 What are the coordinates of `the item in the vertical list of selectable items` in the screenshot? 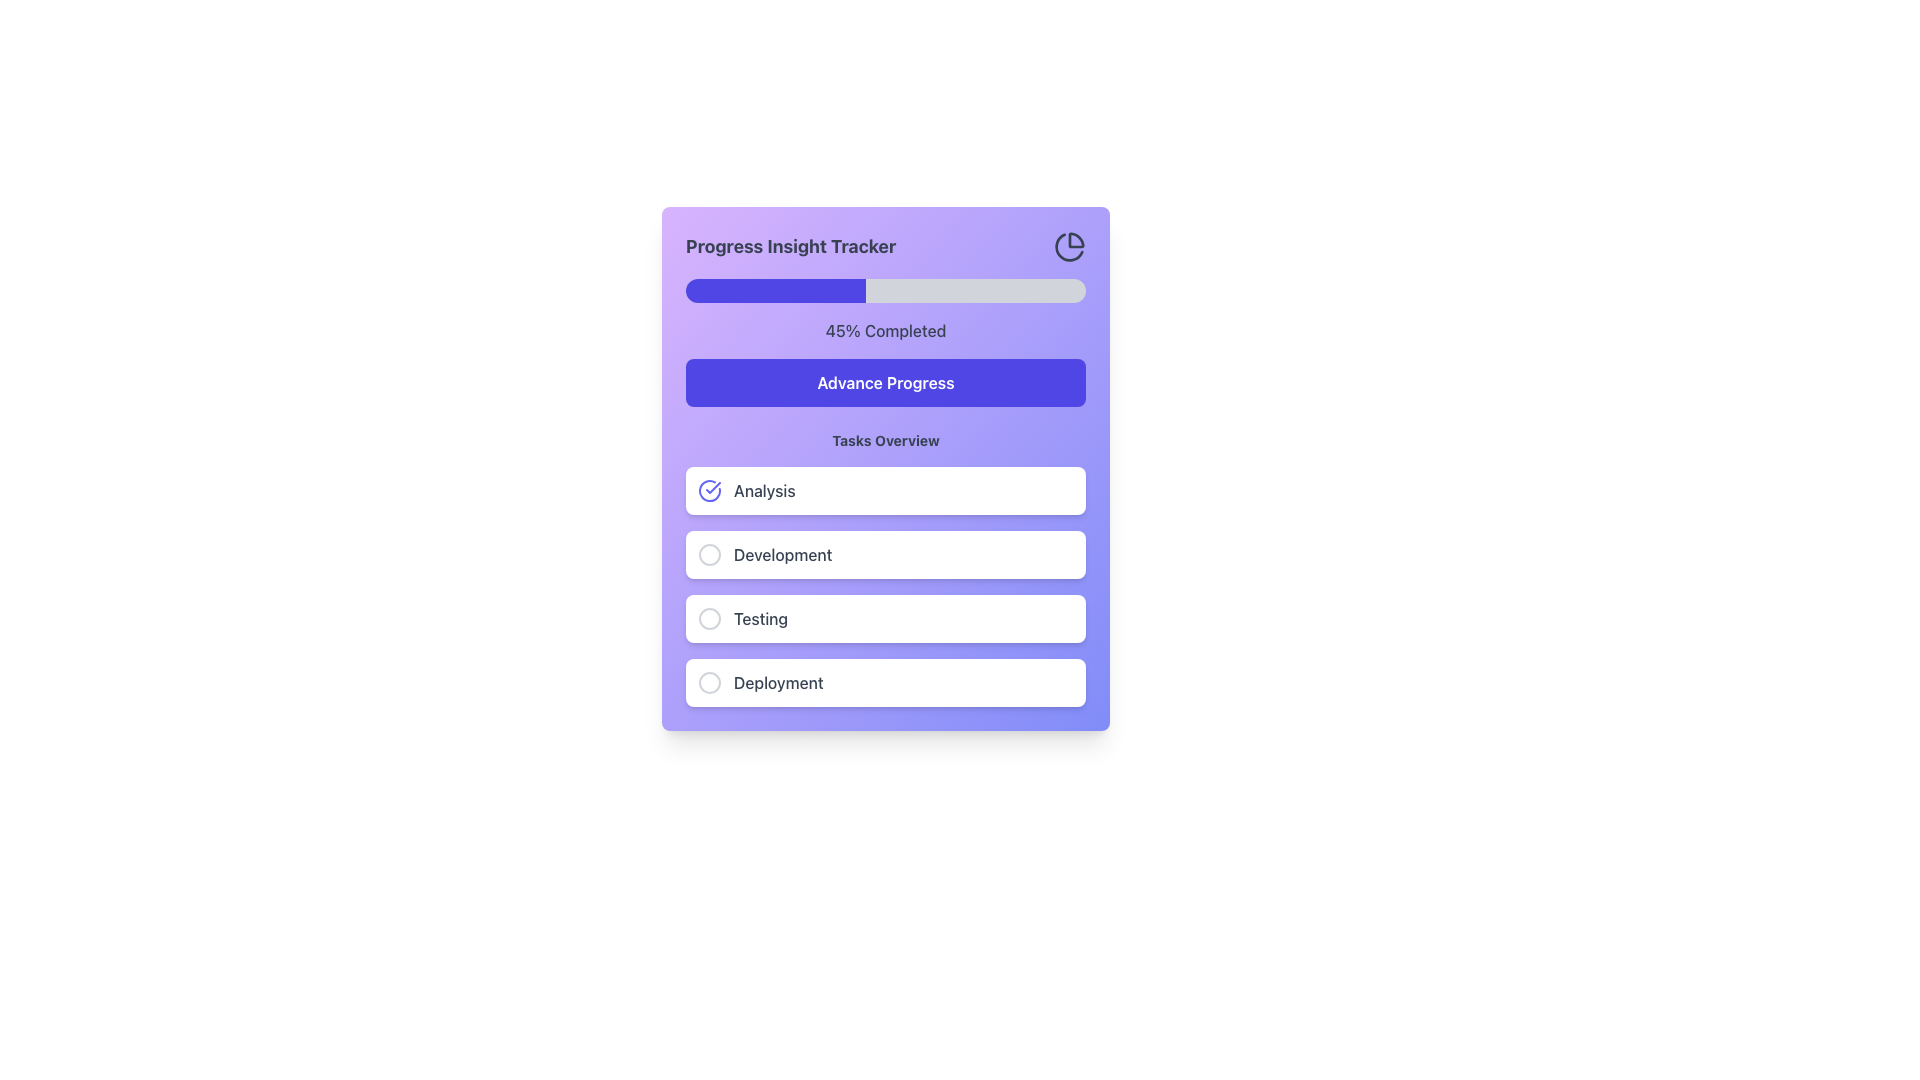 It's located at (885, 585).